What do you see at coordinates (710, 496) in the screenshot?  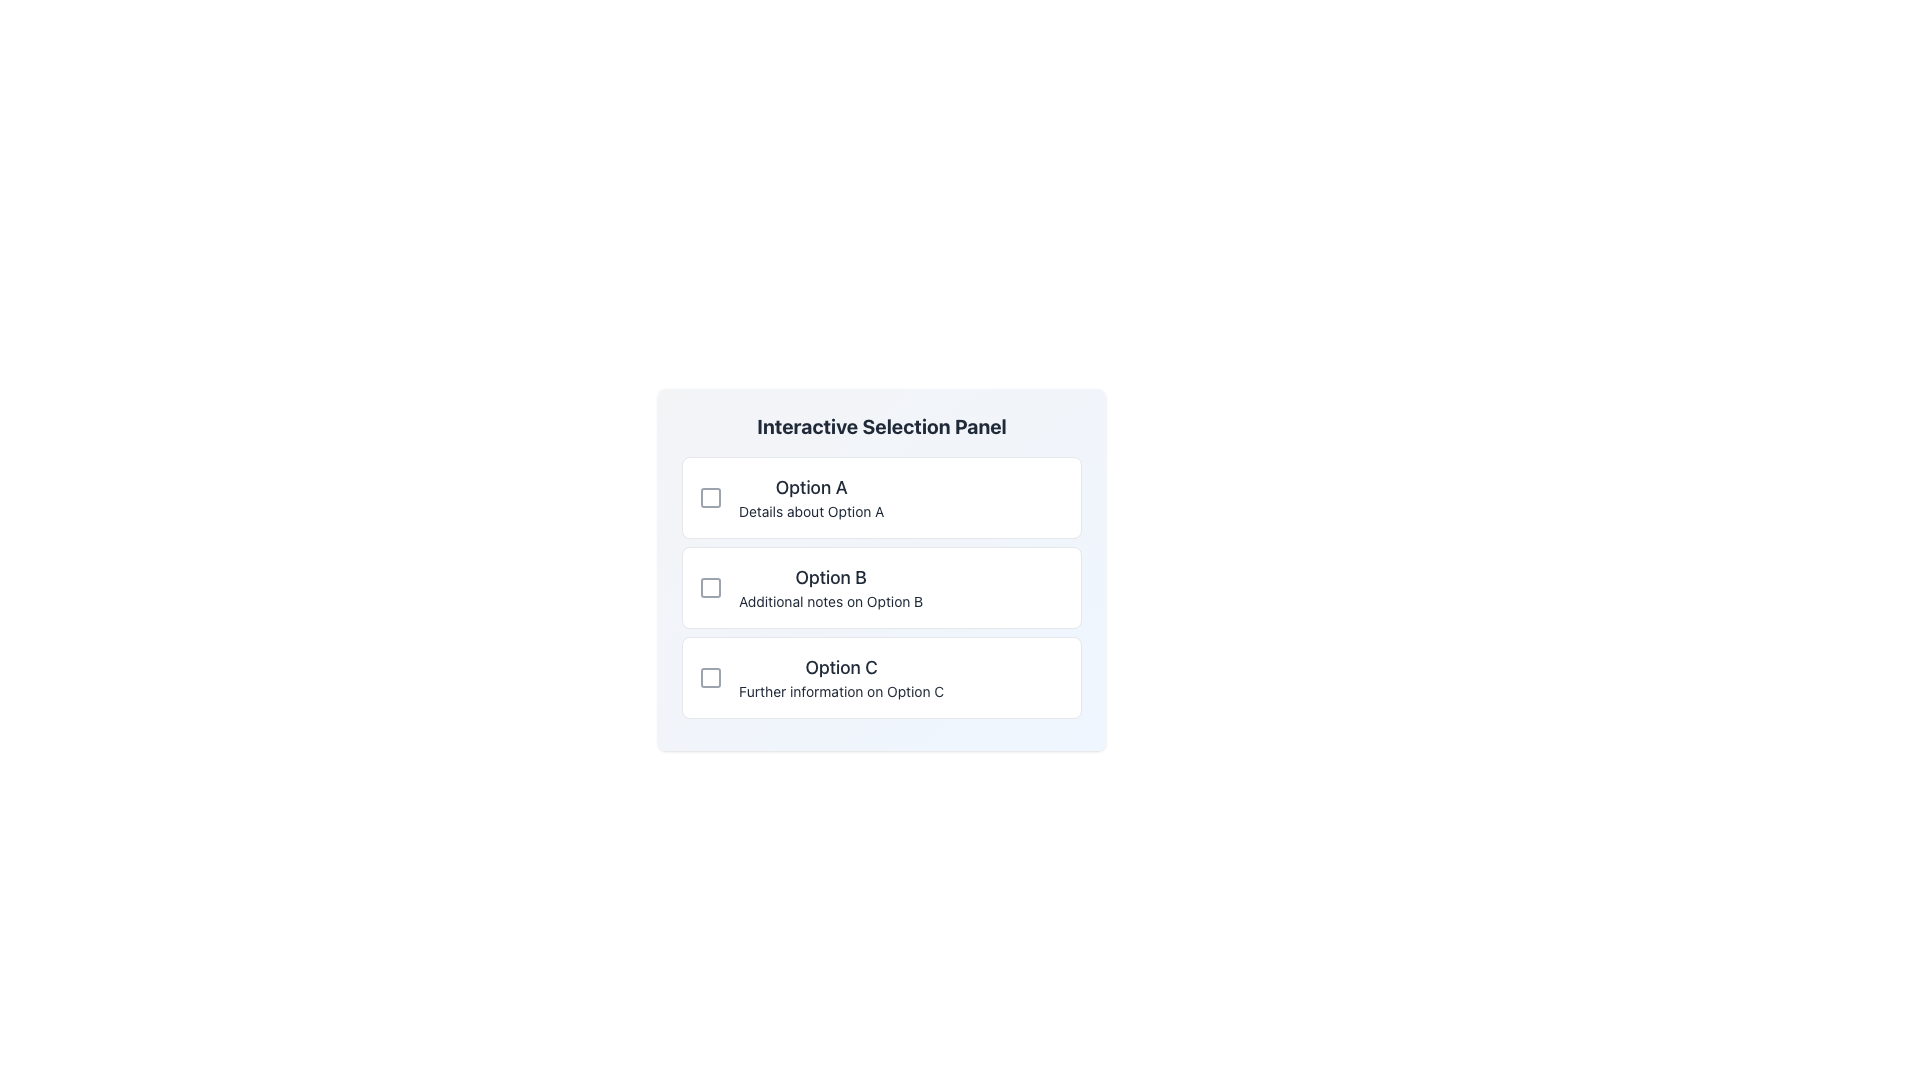 I see `the unselected square checkbox located in the left section of 'Option A'` at bounding box center [710, 496].